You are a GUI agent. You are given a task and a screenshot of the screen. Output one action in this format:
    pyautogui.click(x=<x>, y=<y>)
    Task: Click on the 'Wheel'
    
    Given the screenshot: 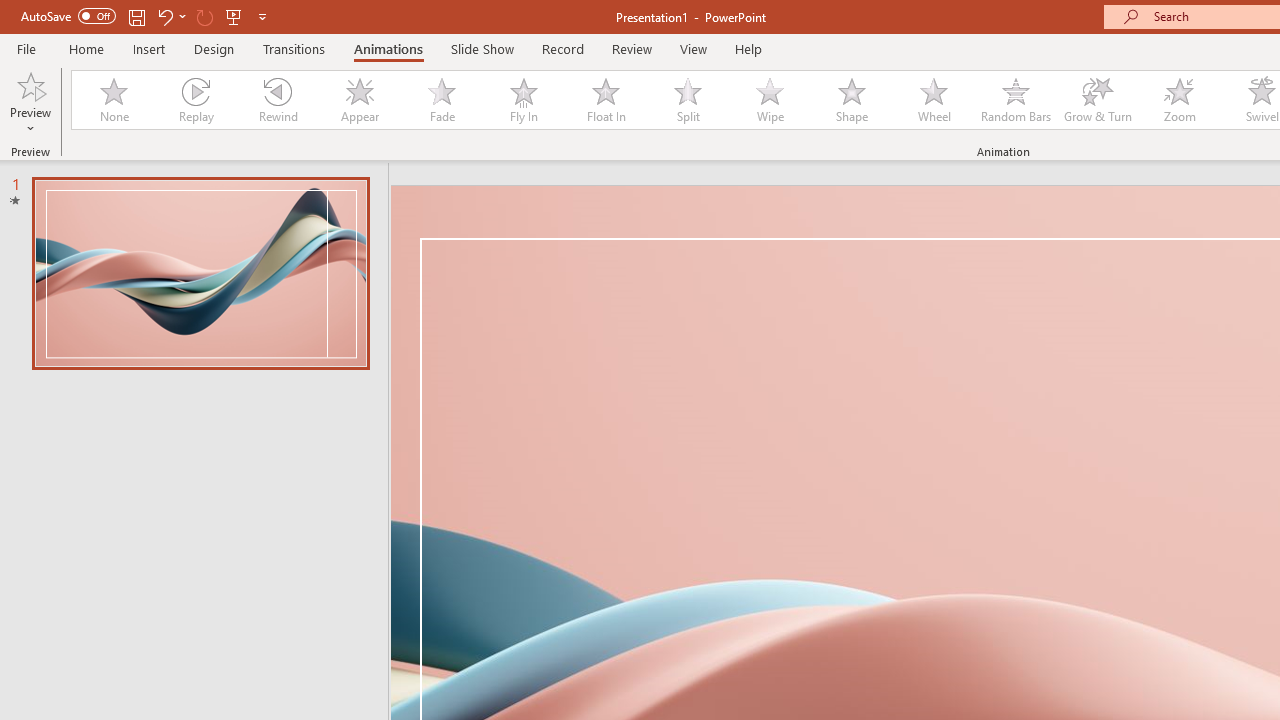 What is the action you would take?
    pyautogui.click(x=933, y=100)
    